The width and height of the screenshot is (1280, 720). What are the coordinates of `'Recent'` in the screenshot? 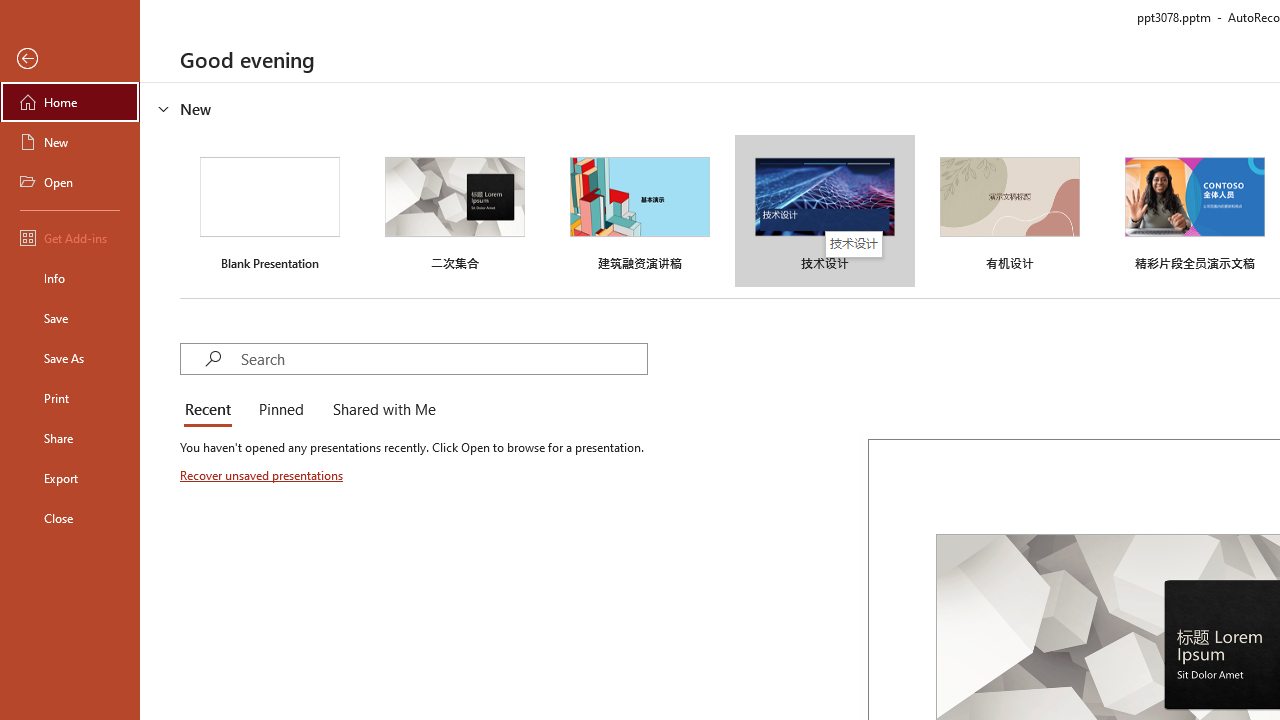 It's located at (212, 410).